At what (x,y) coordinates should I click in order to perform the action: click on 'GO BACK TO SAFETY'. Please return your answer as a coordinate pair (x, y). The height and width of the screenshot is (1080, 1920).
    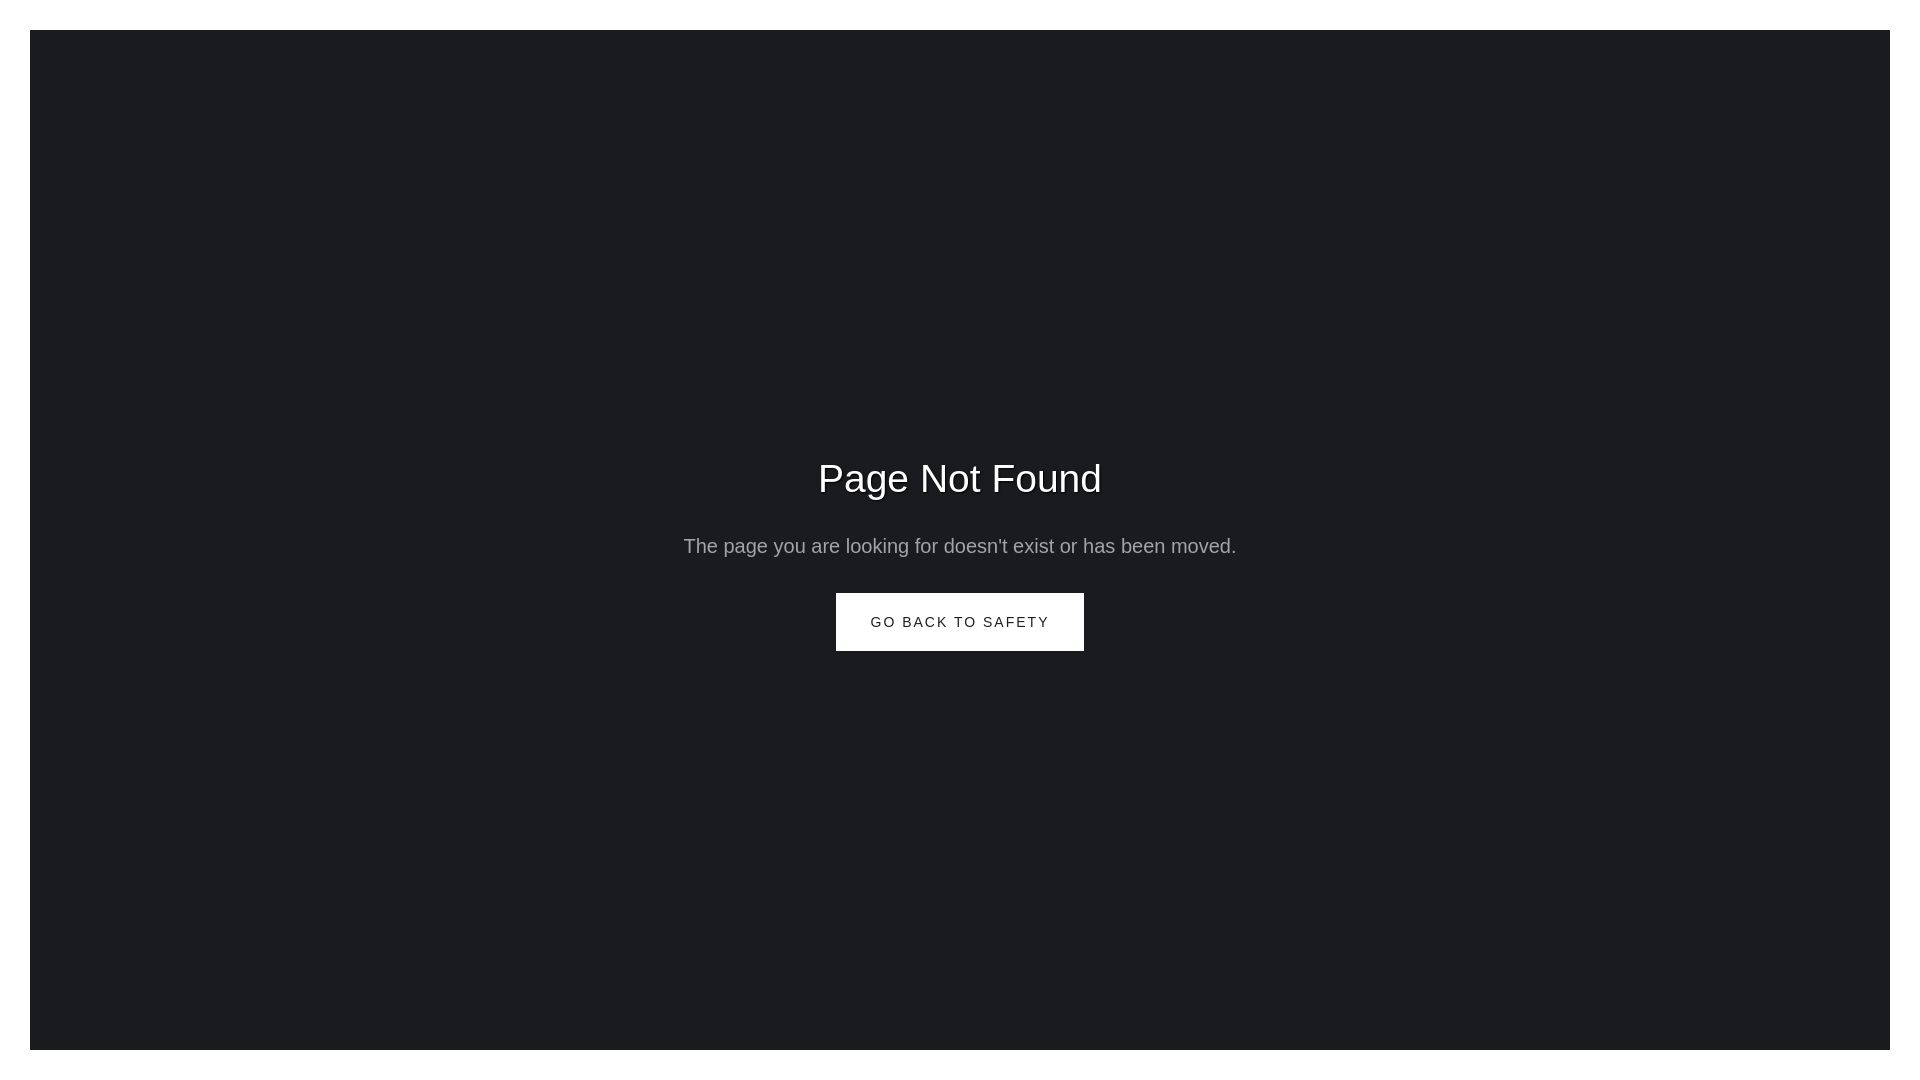
    Looking at the image, I should click on (960, 620).